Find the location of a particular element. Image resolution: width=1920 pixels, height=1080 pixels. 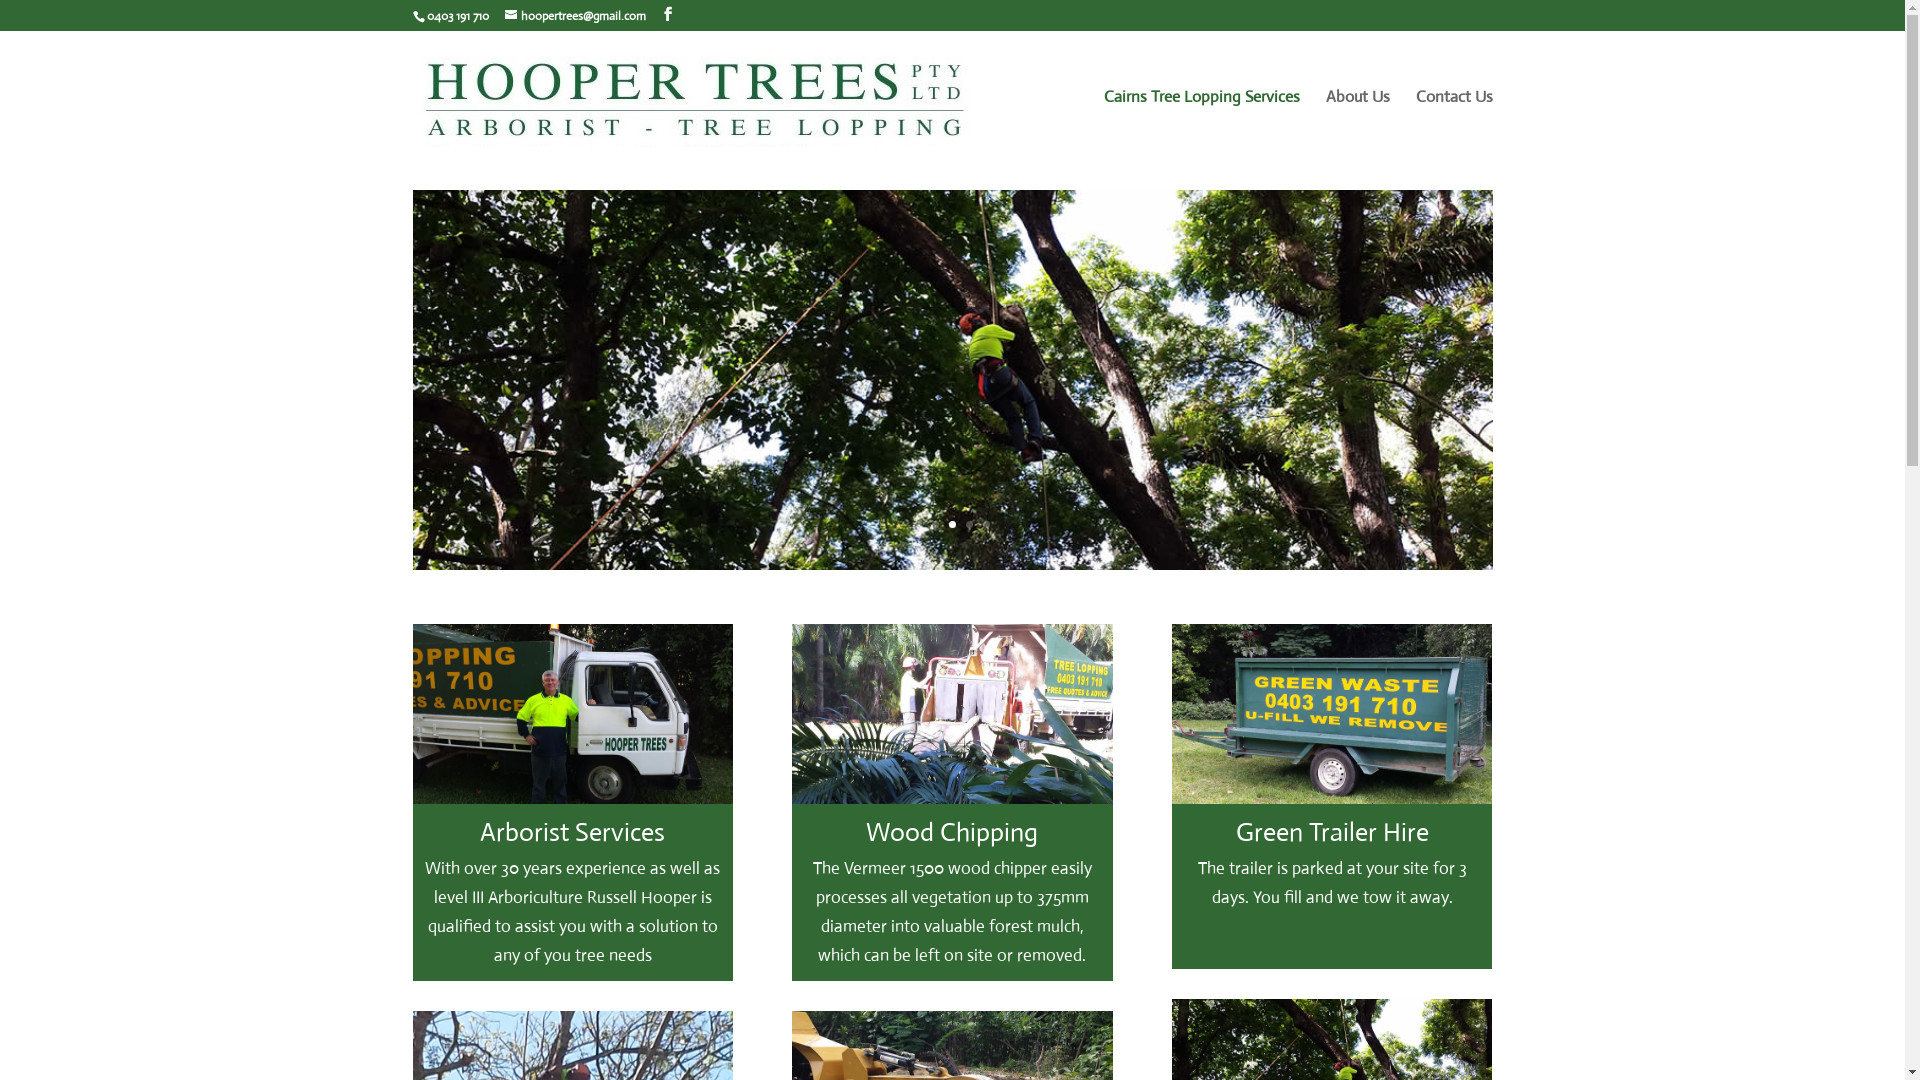

'5' is located at coordinates (986, 523).